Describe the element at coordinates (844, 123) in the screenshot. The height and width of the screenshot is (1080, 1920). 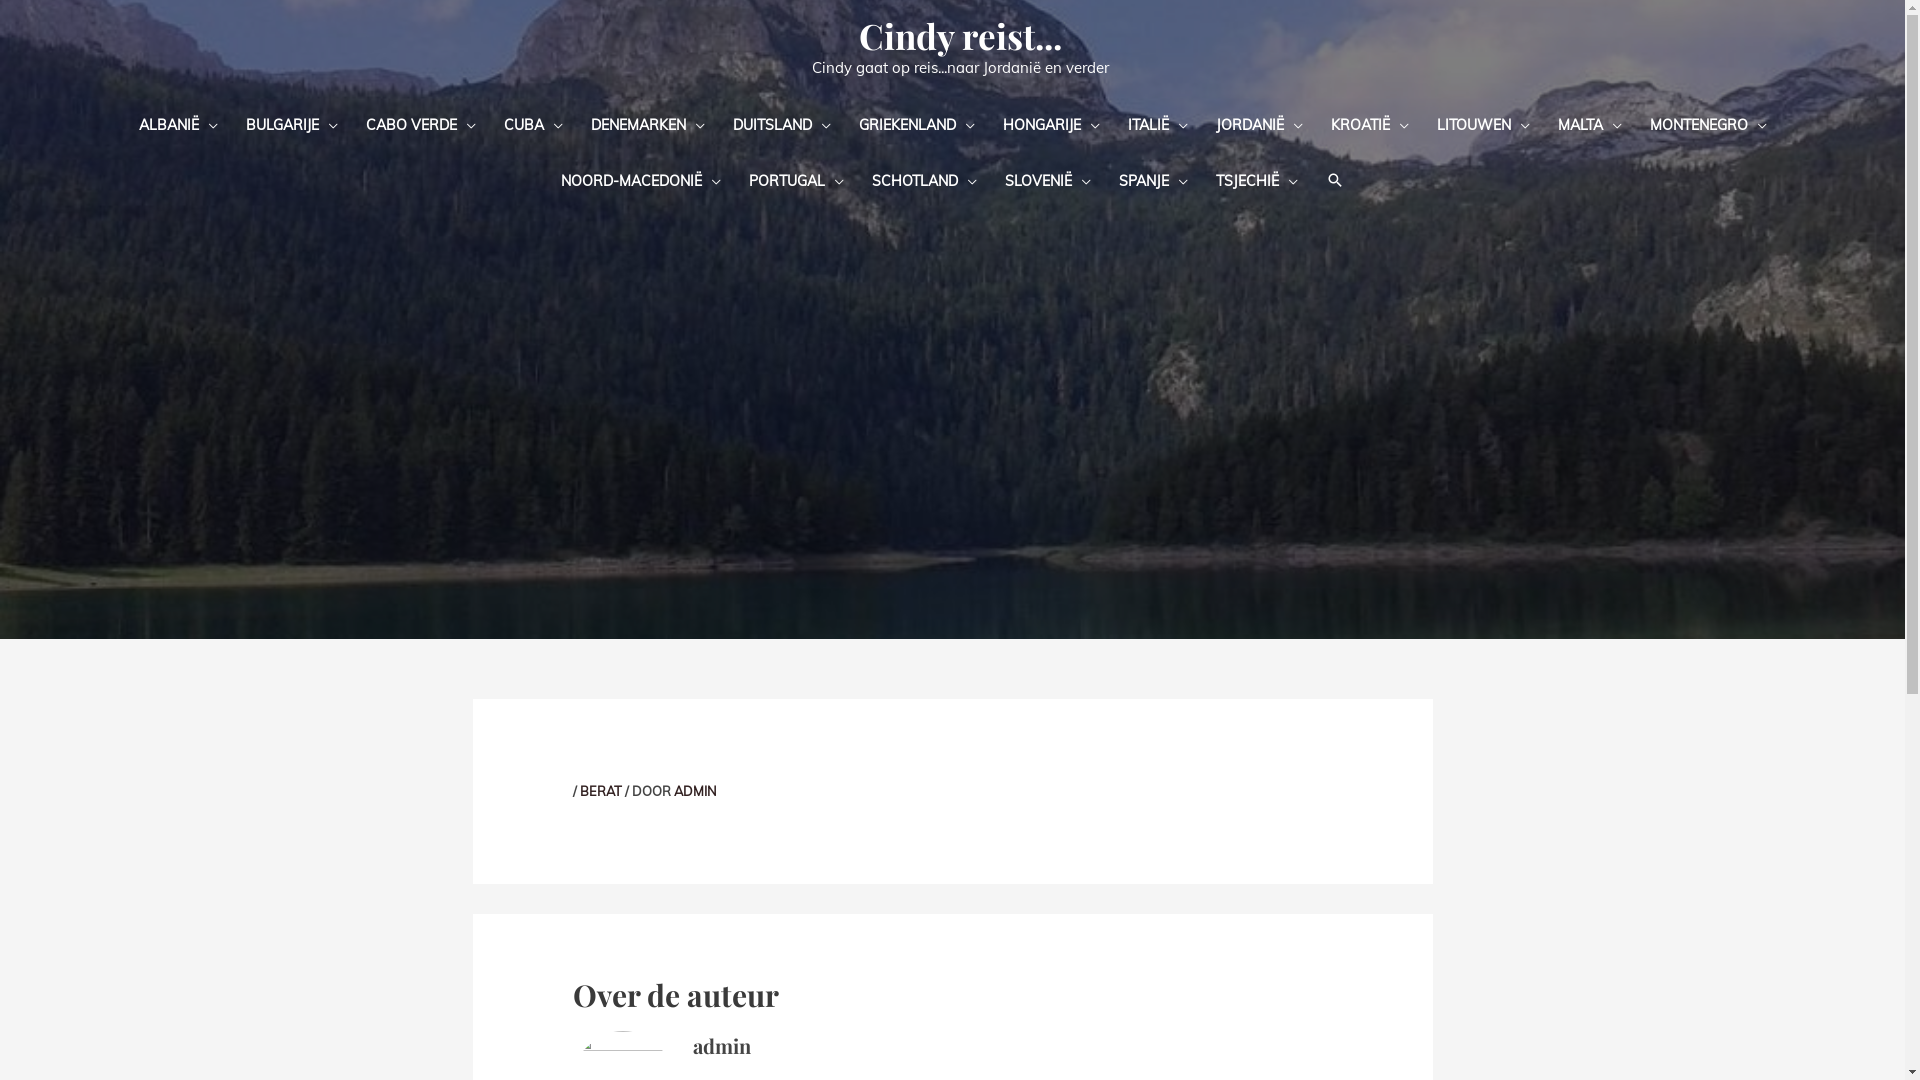
I see `'GRIEKENLAND'` at that location.